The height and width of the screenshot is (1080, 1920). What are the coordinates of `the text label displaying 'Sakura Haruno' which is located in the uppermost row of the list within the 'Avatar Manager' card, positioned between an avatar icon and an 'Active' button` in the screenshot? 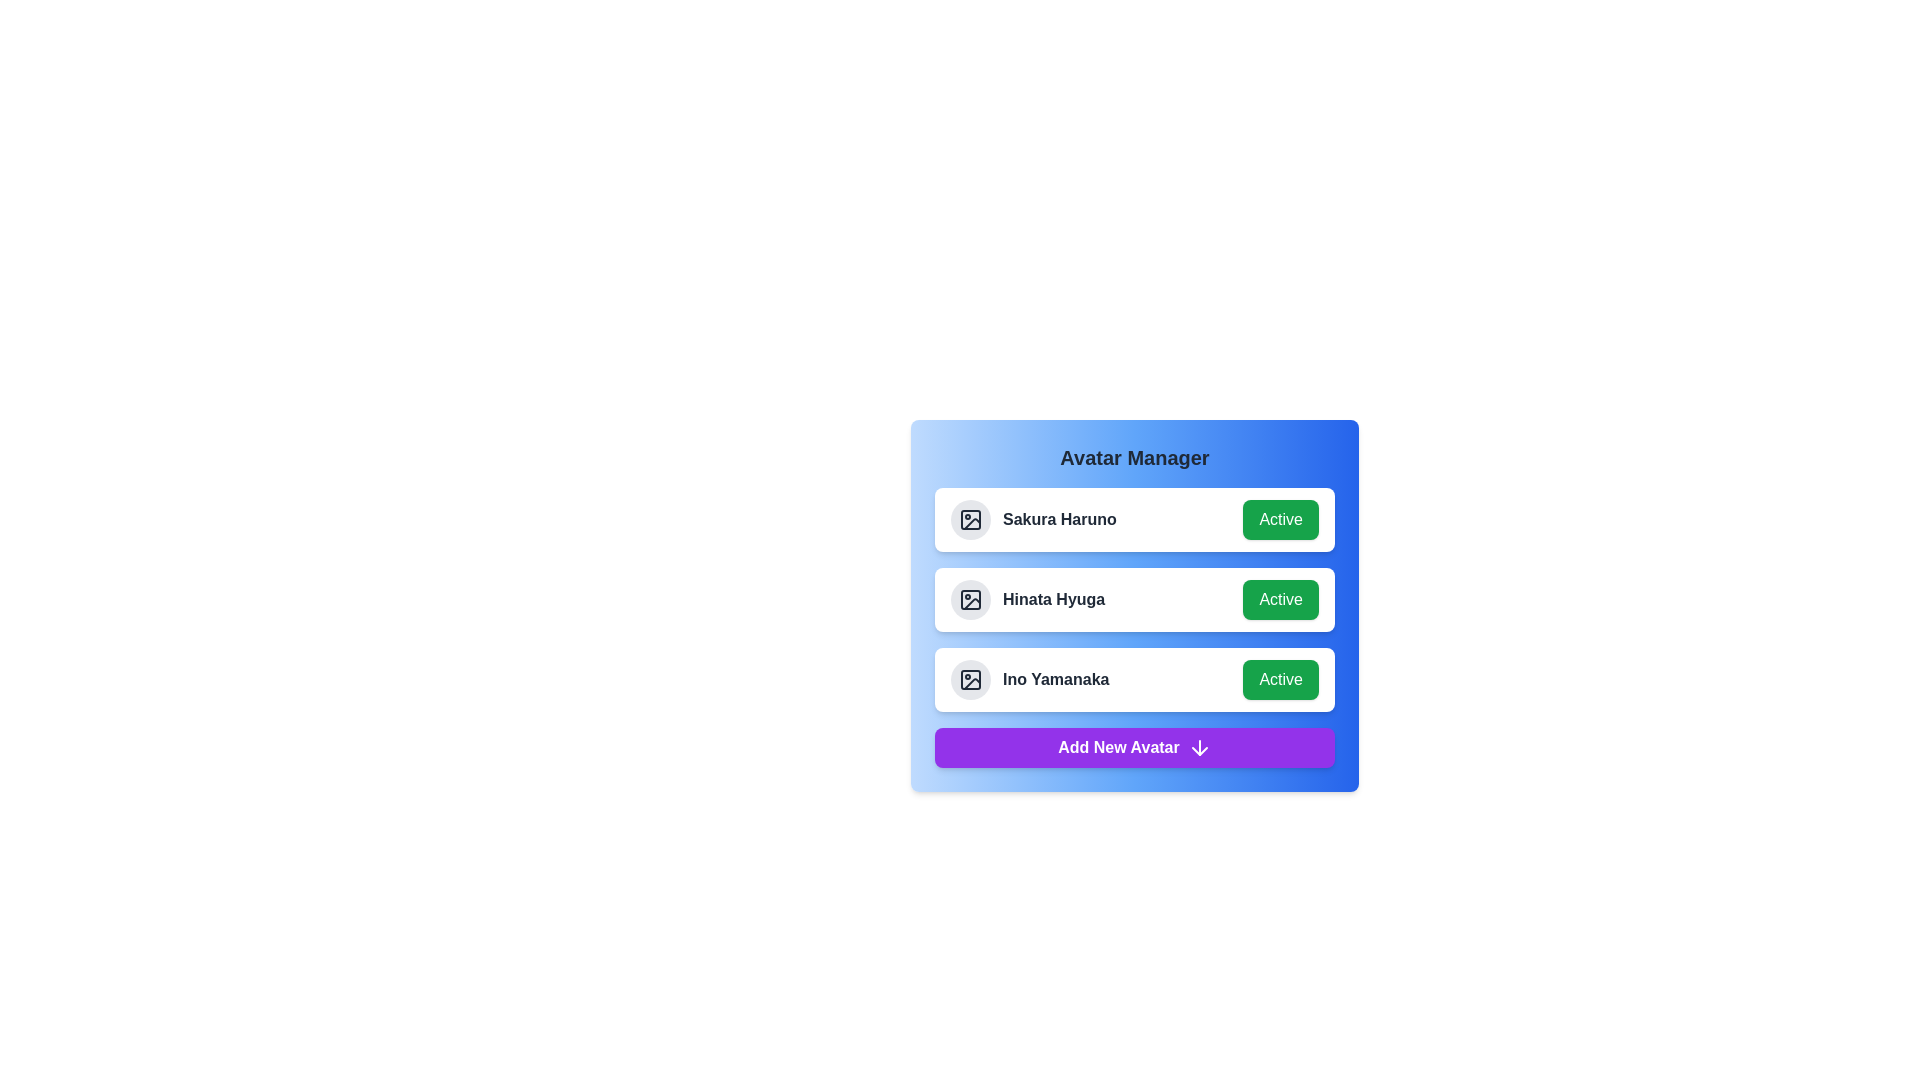 It's located at (1058, 519).